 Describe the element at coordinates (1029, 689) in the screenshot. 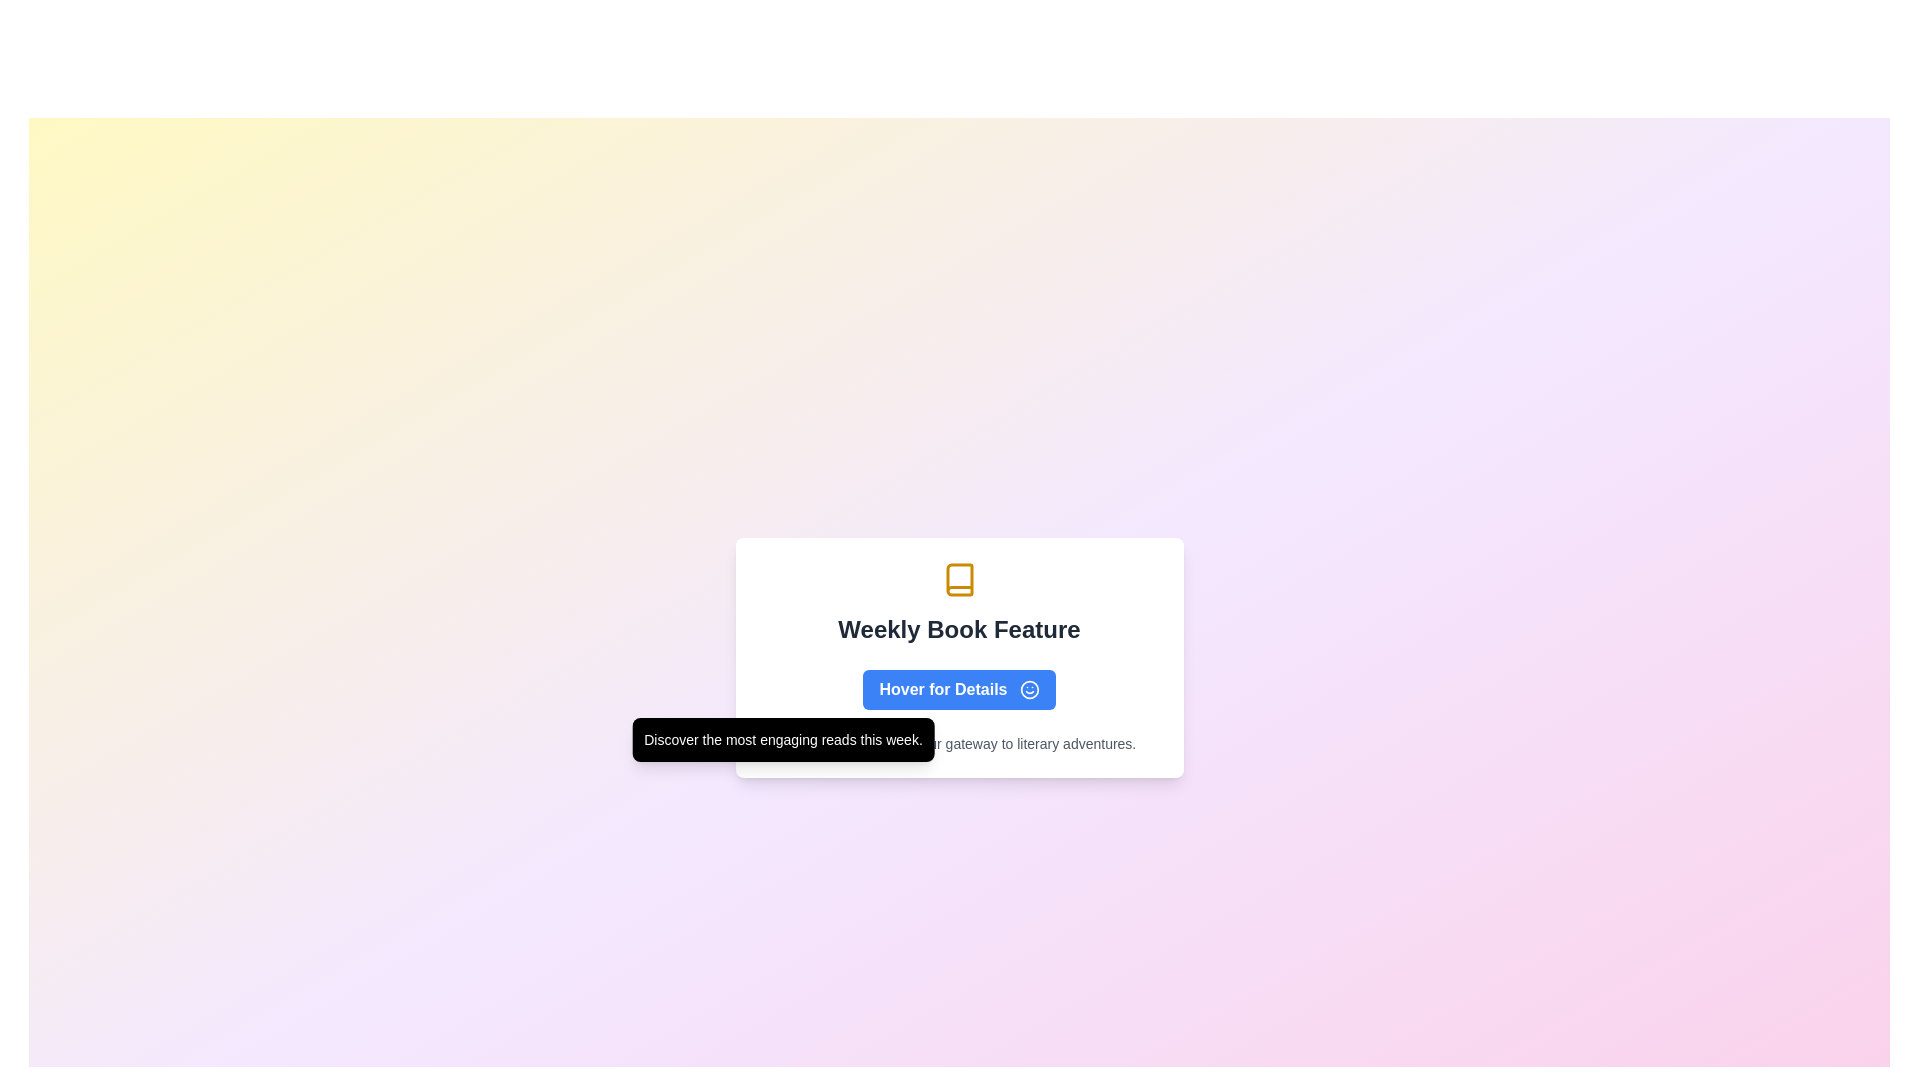

I see `the circular SVG element representing the head frame of the smiley face icon, which is located to the right of the 'Hover for Details' button` at that location.